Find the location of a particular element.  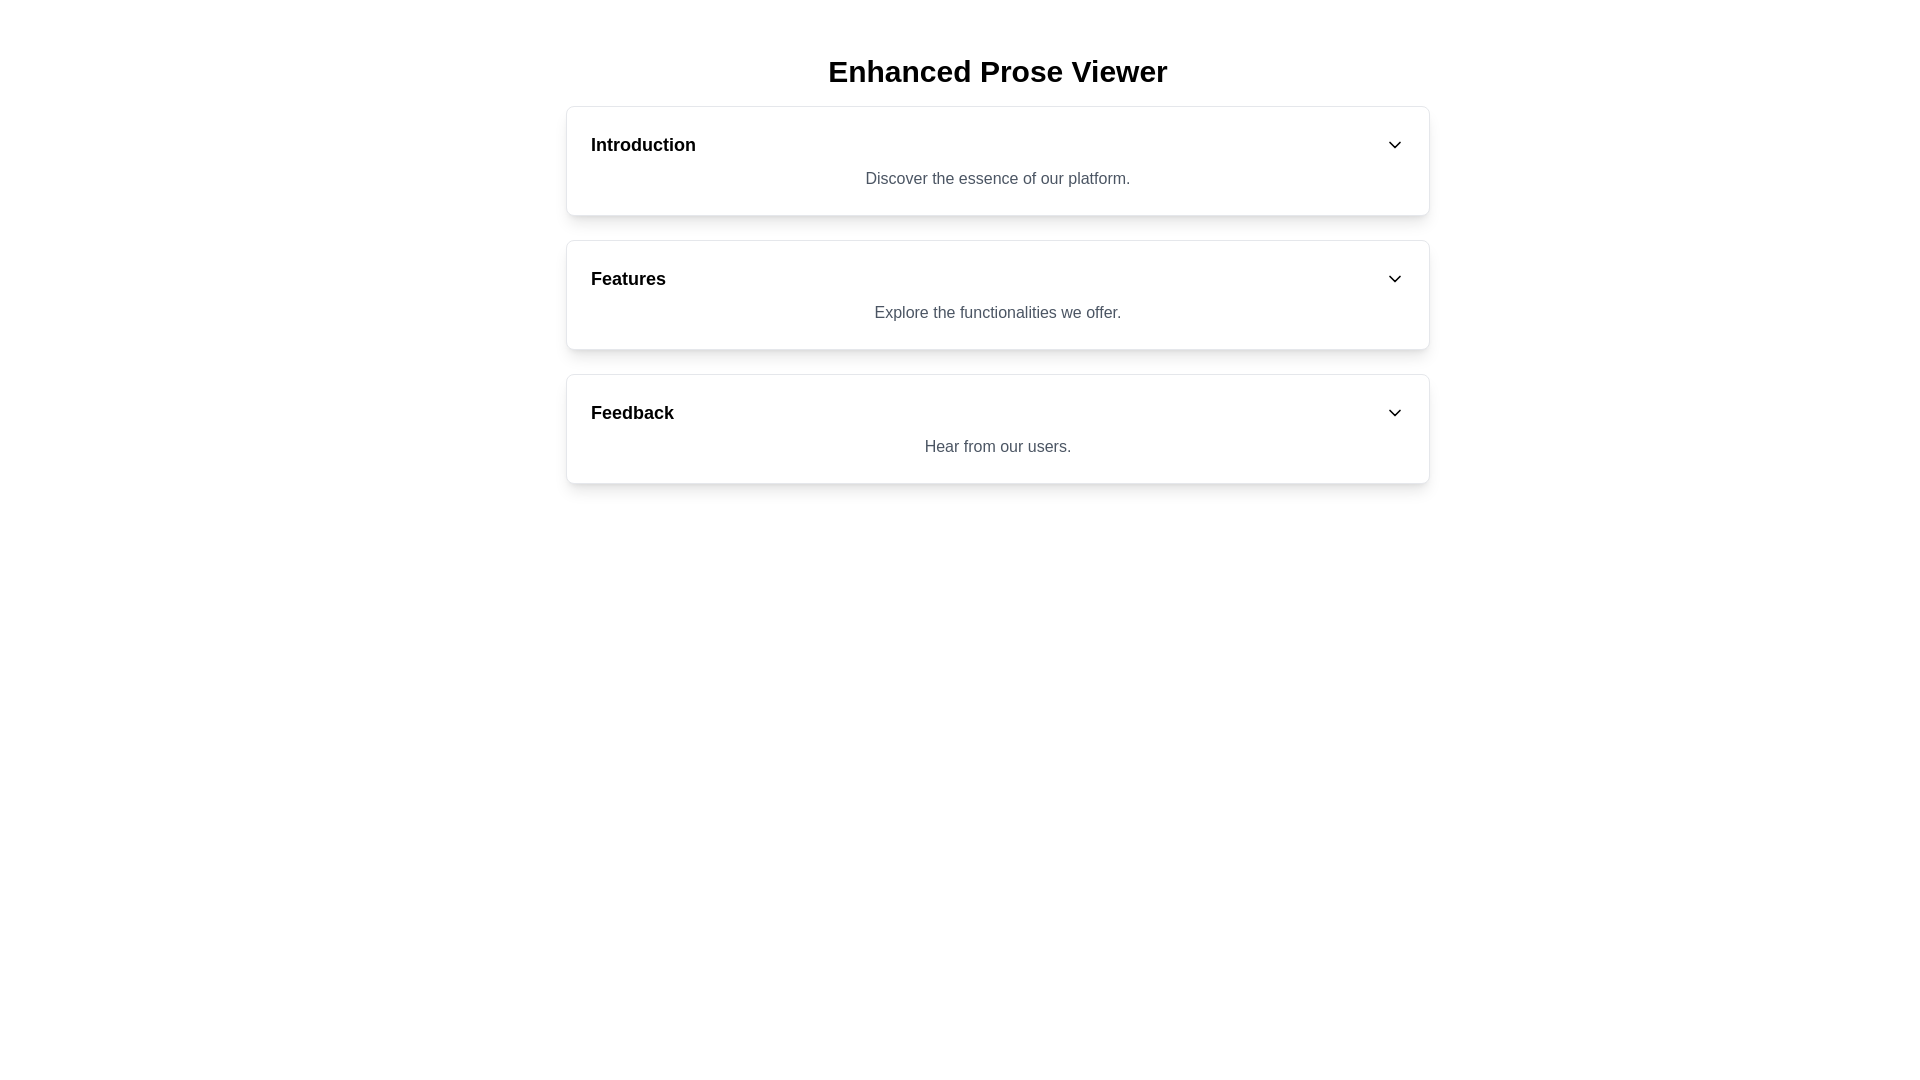

the bold text label reading 'Feedback' which is positioned on the left side of the third section, between 'Features' and an empty space is located at coordinates (631, 411).